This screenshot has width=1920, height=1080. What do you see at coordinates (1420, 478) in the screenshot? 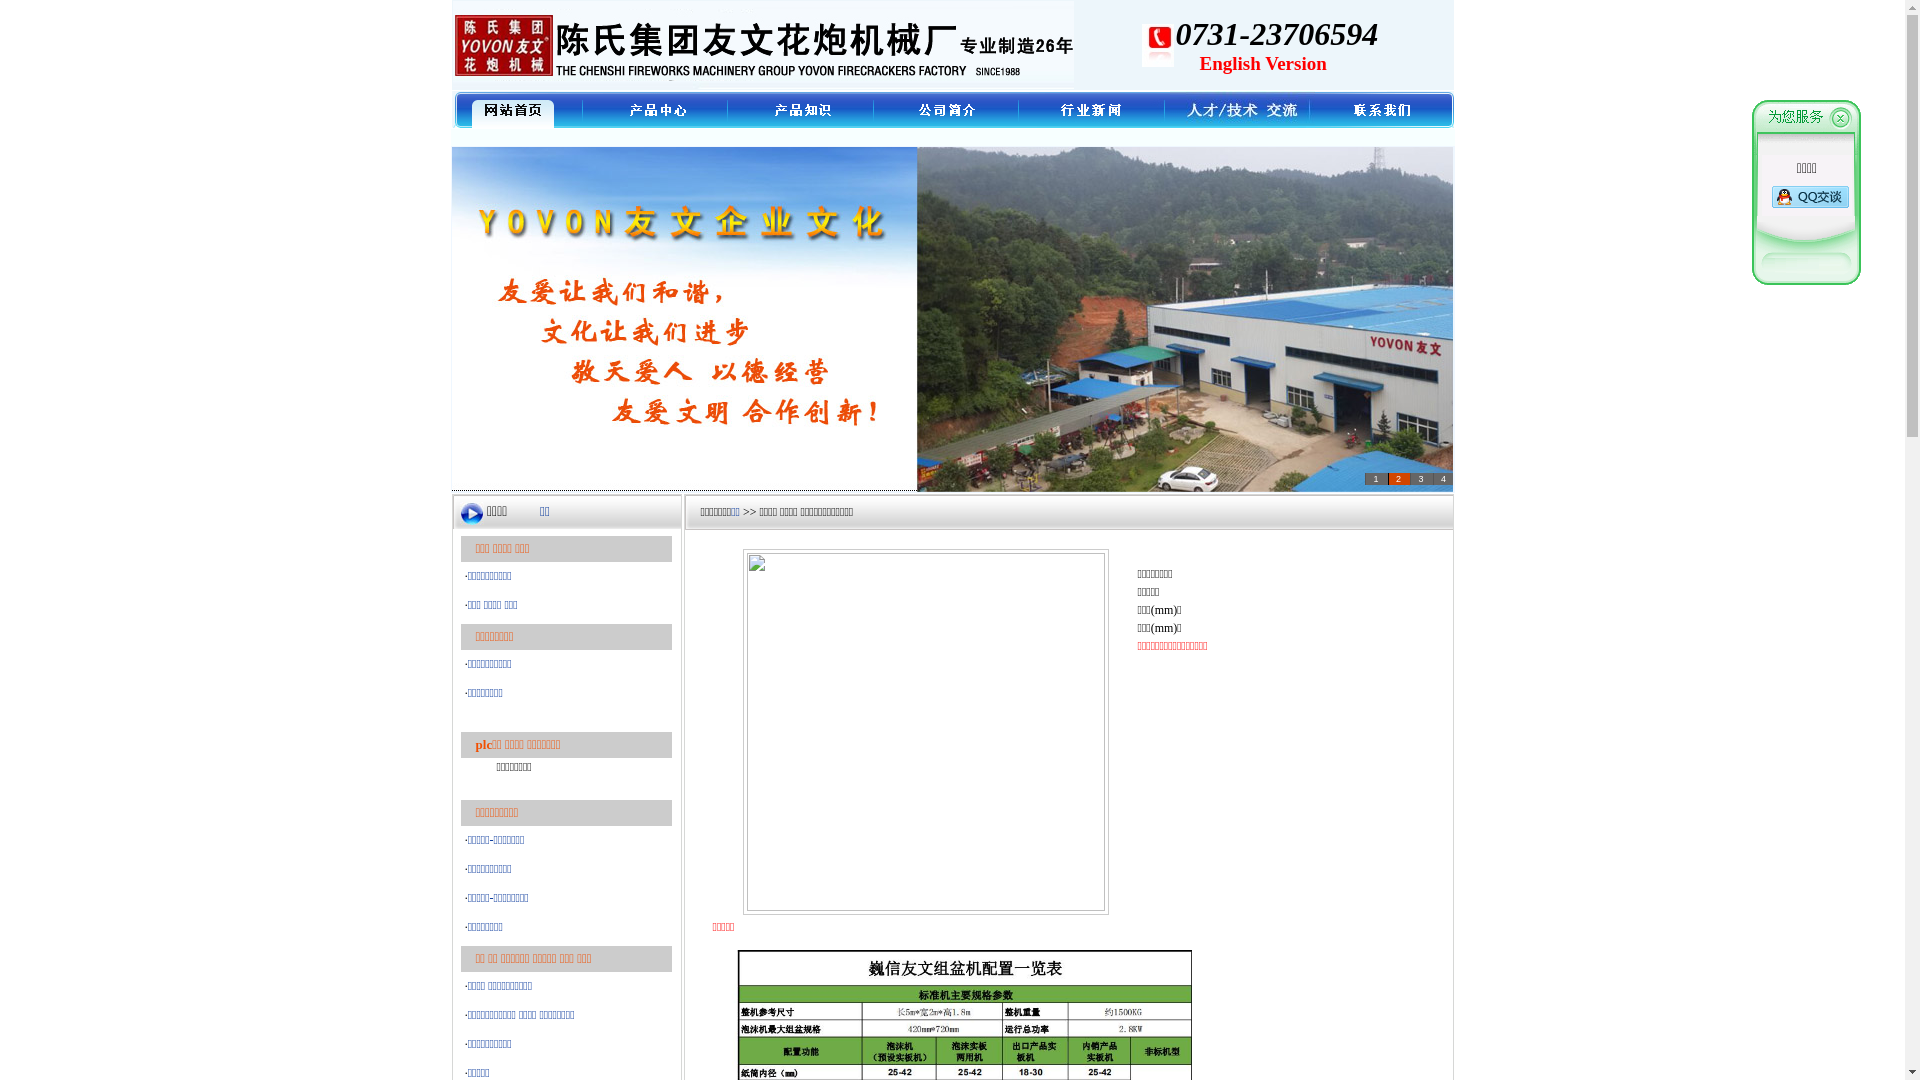
I see `'3'` at bounding box center [1420, 478].